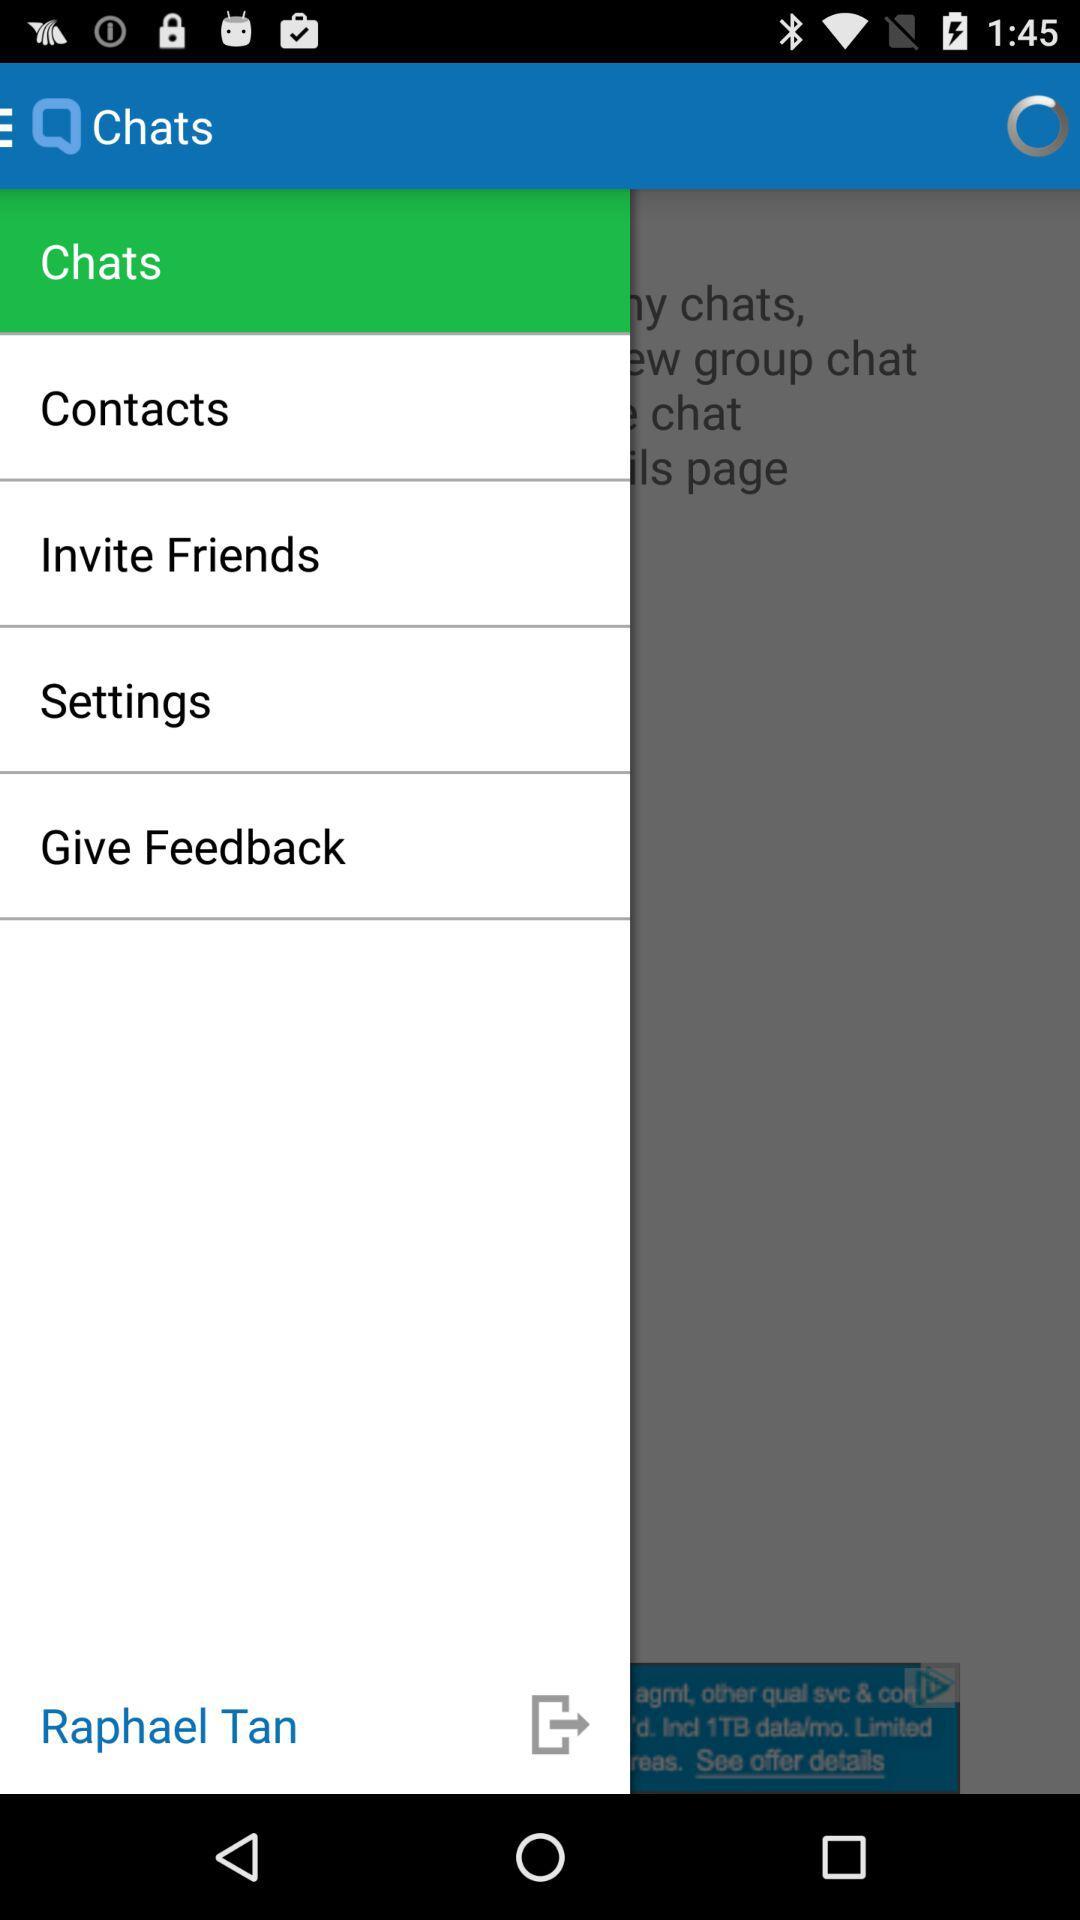 Image resolution: width=1080 pixels, height=1920 pixels. I want to click on exit app button, so click(560, 1723).